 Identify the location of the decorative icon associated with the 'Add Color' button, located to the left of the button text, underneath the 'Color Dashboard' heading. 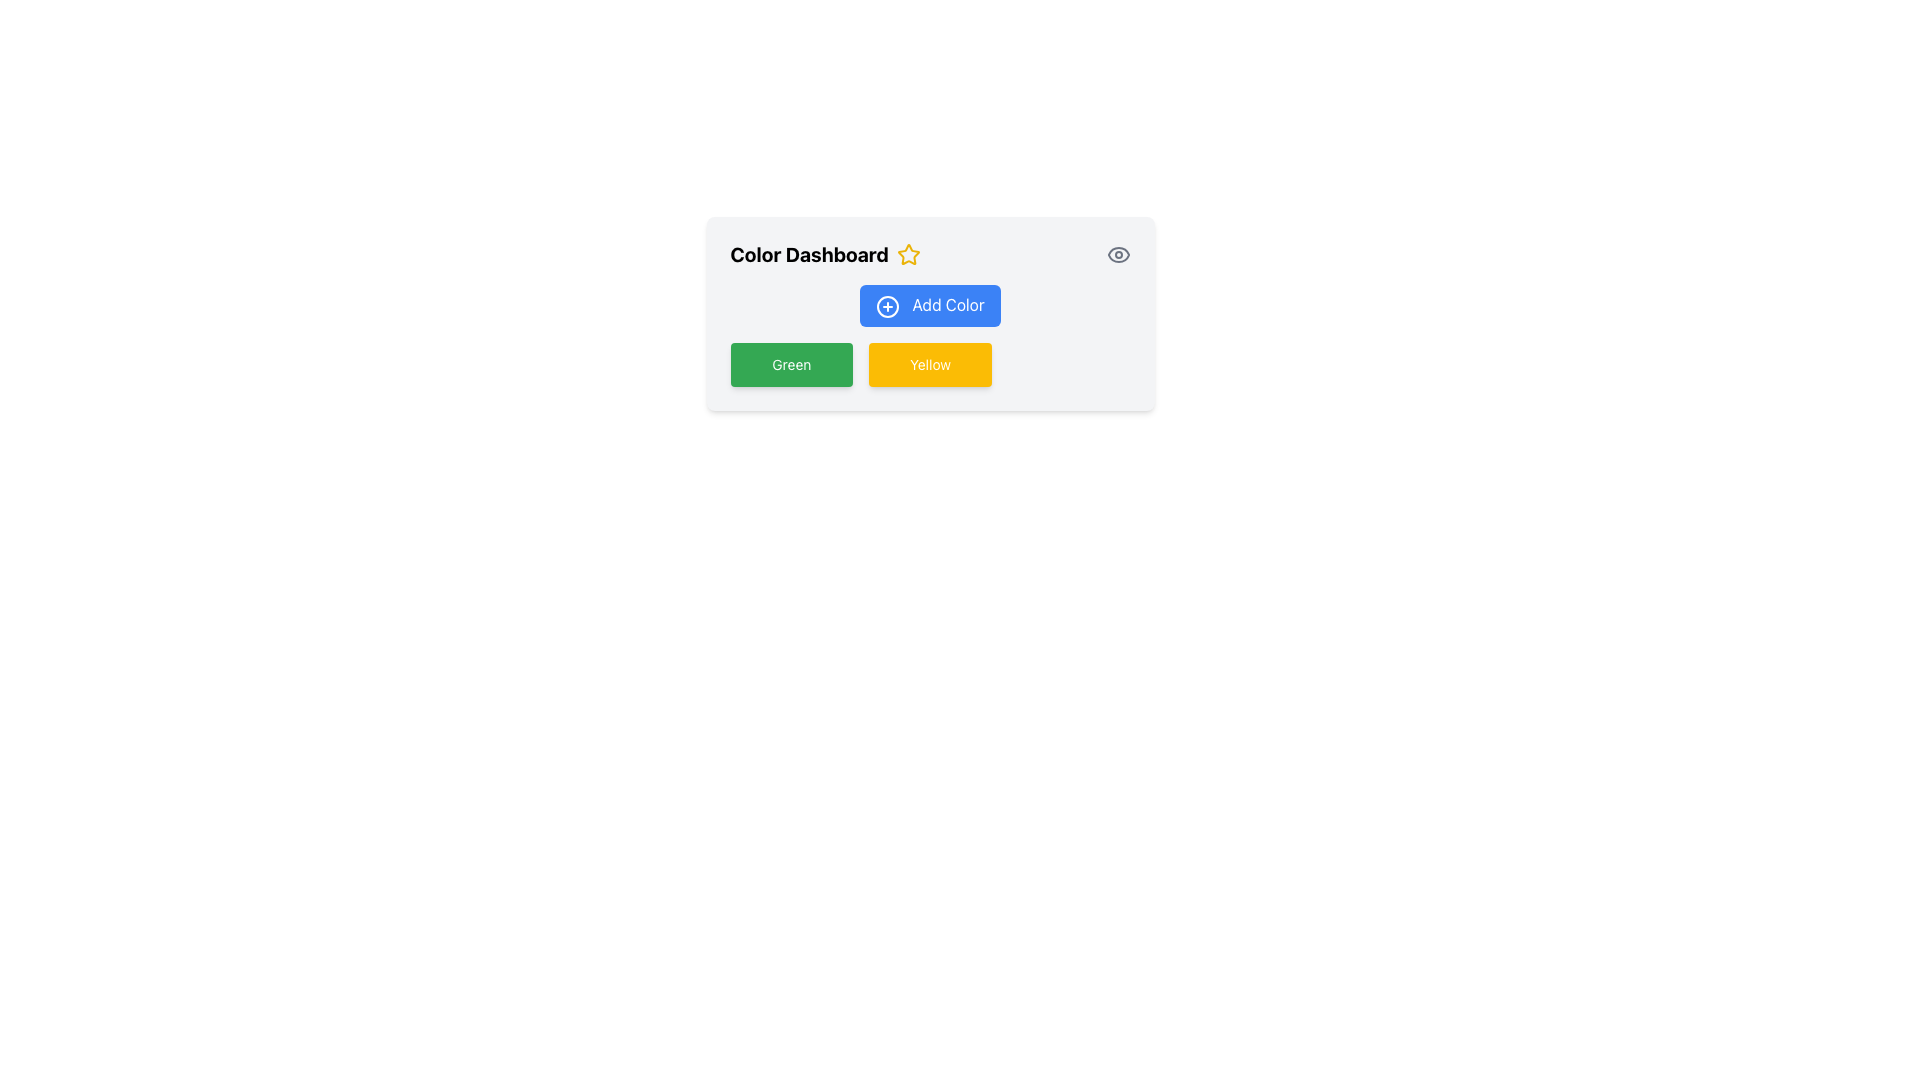
(887, 306).